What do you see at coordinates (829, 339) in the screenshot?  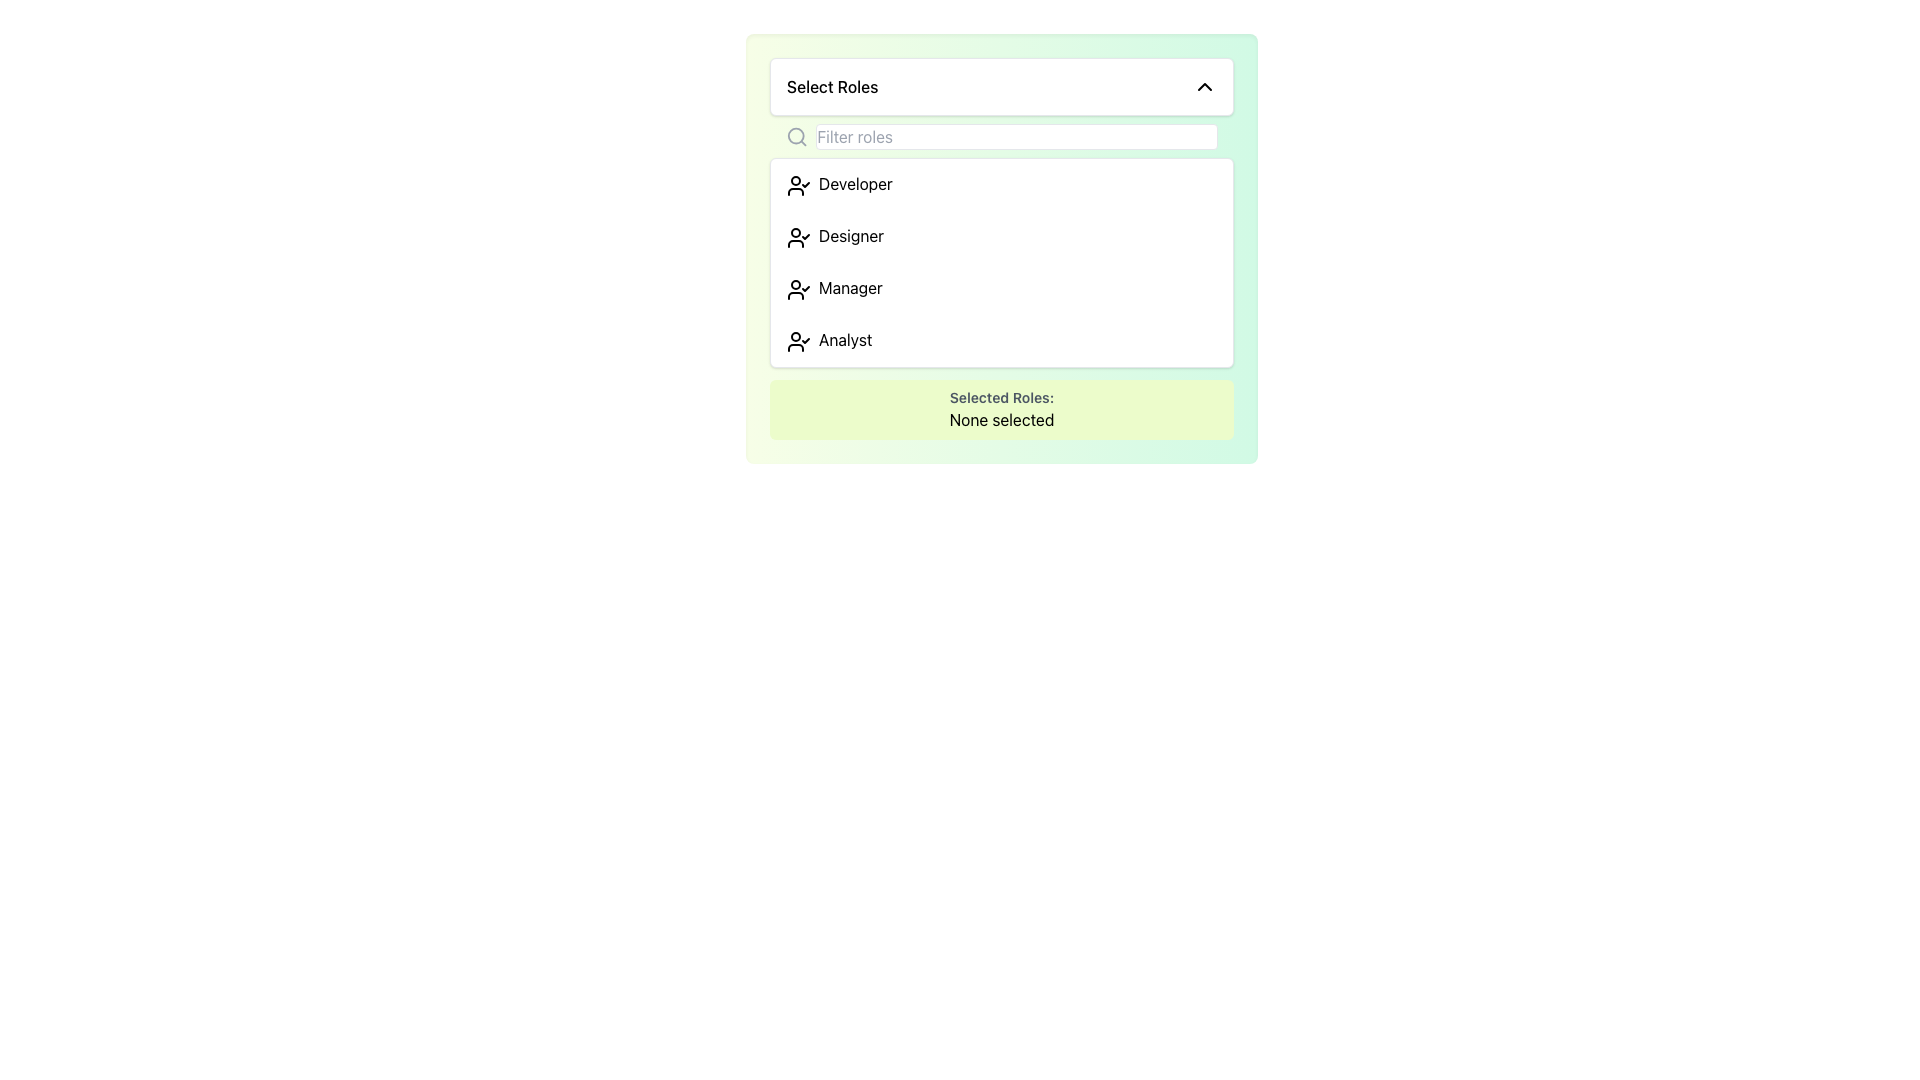 I see `the text label displaying the word 'Analyst' at the bottom of the dropdown list` at bounding box center [829, 339].